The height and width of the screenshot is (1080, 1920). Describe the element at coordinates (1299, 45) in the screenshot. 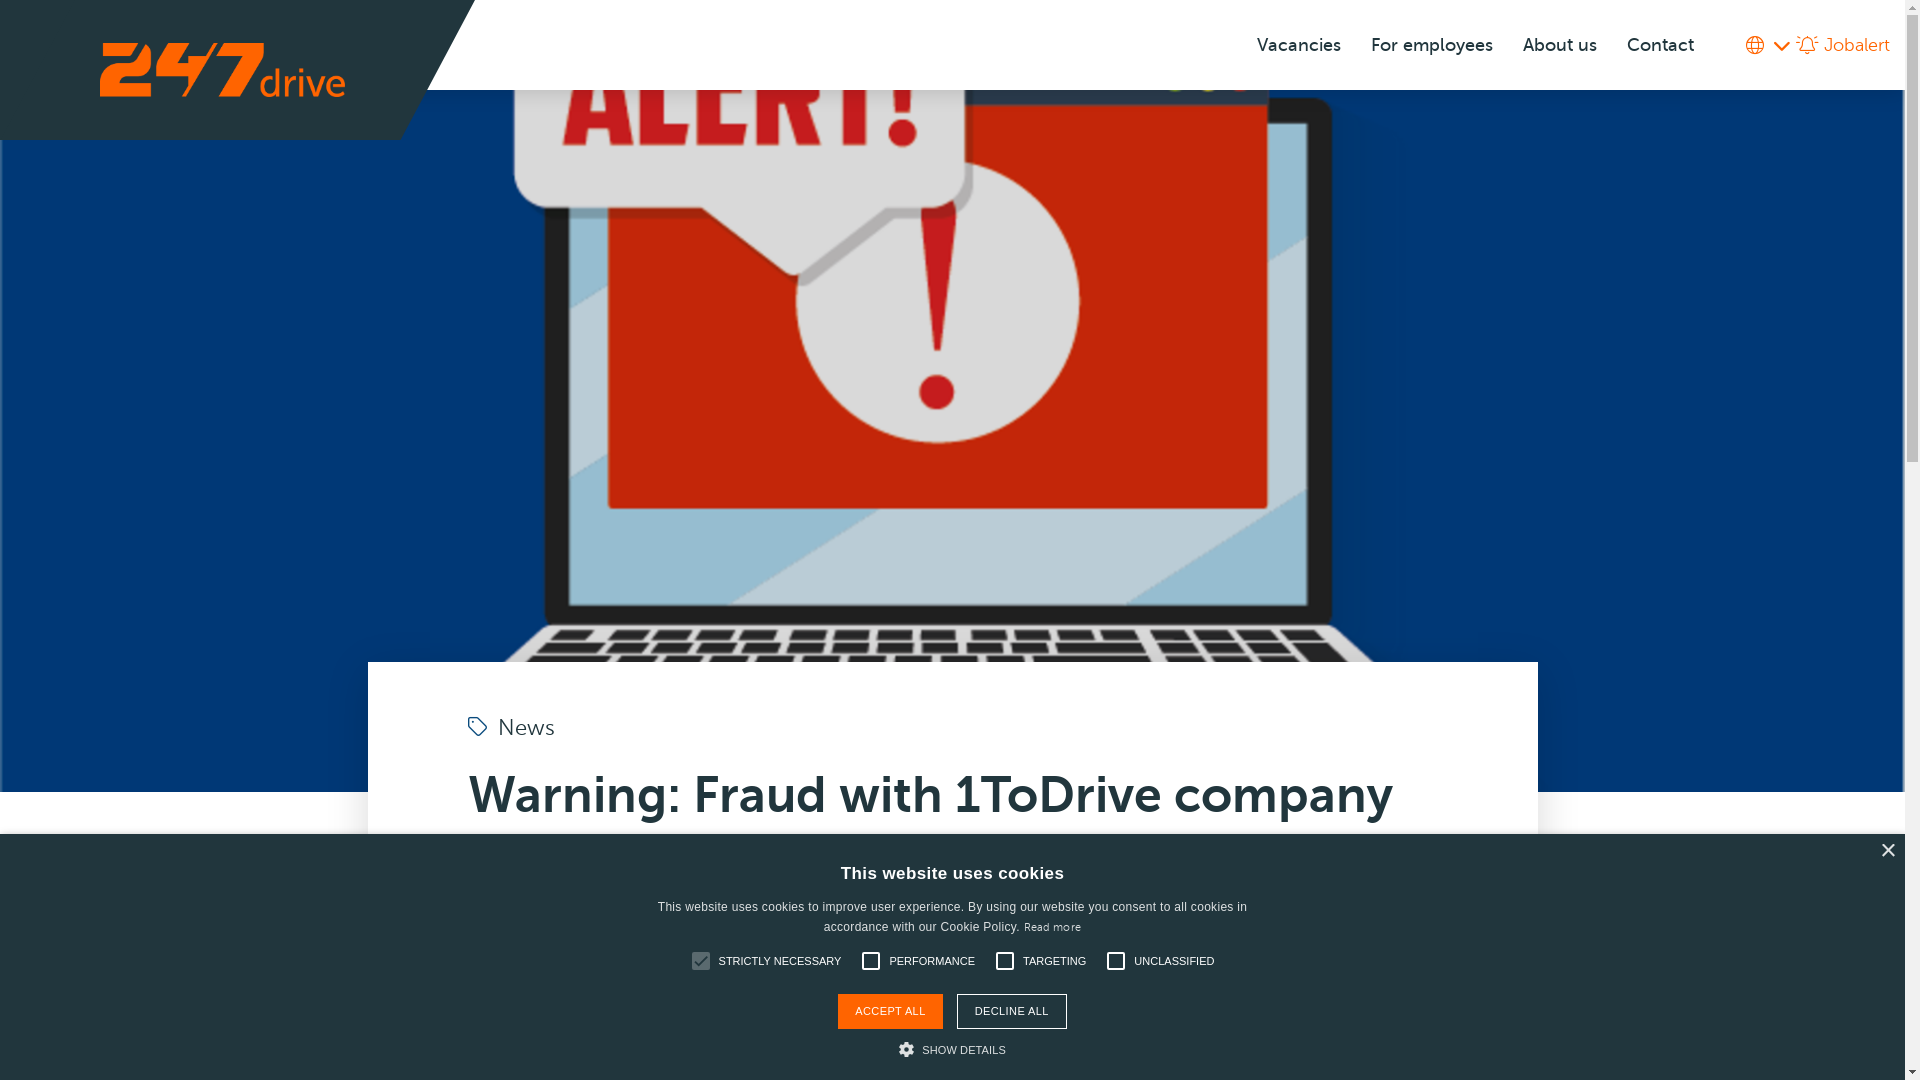

I see `'Vacancies'` at that location.